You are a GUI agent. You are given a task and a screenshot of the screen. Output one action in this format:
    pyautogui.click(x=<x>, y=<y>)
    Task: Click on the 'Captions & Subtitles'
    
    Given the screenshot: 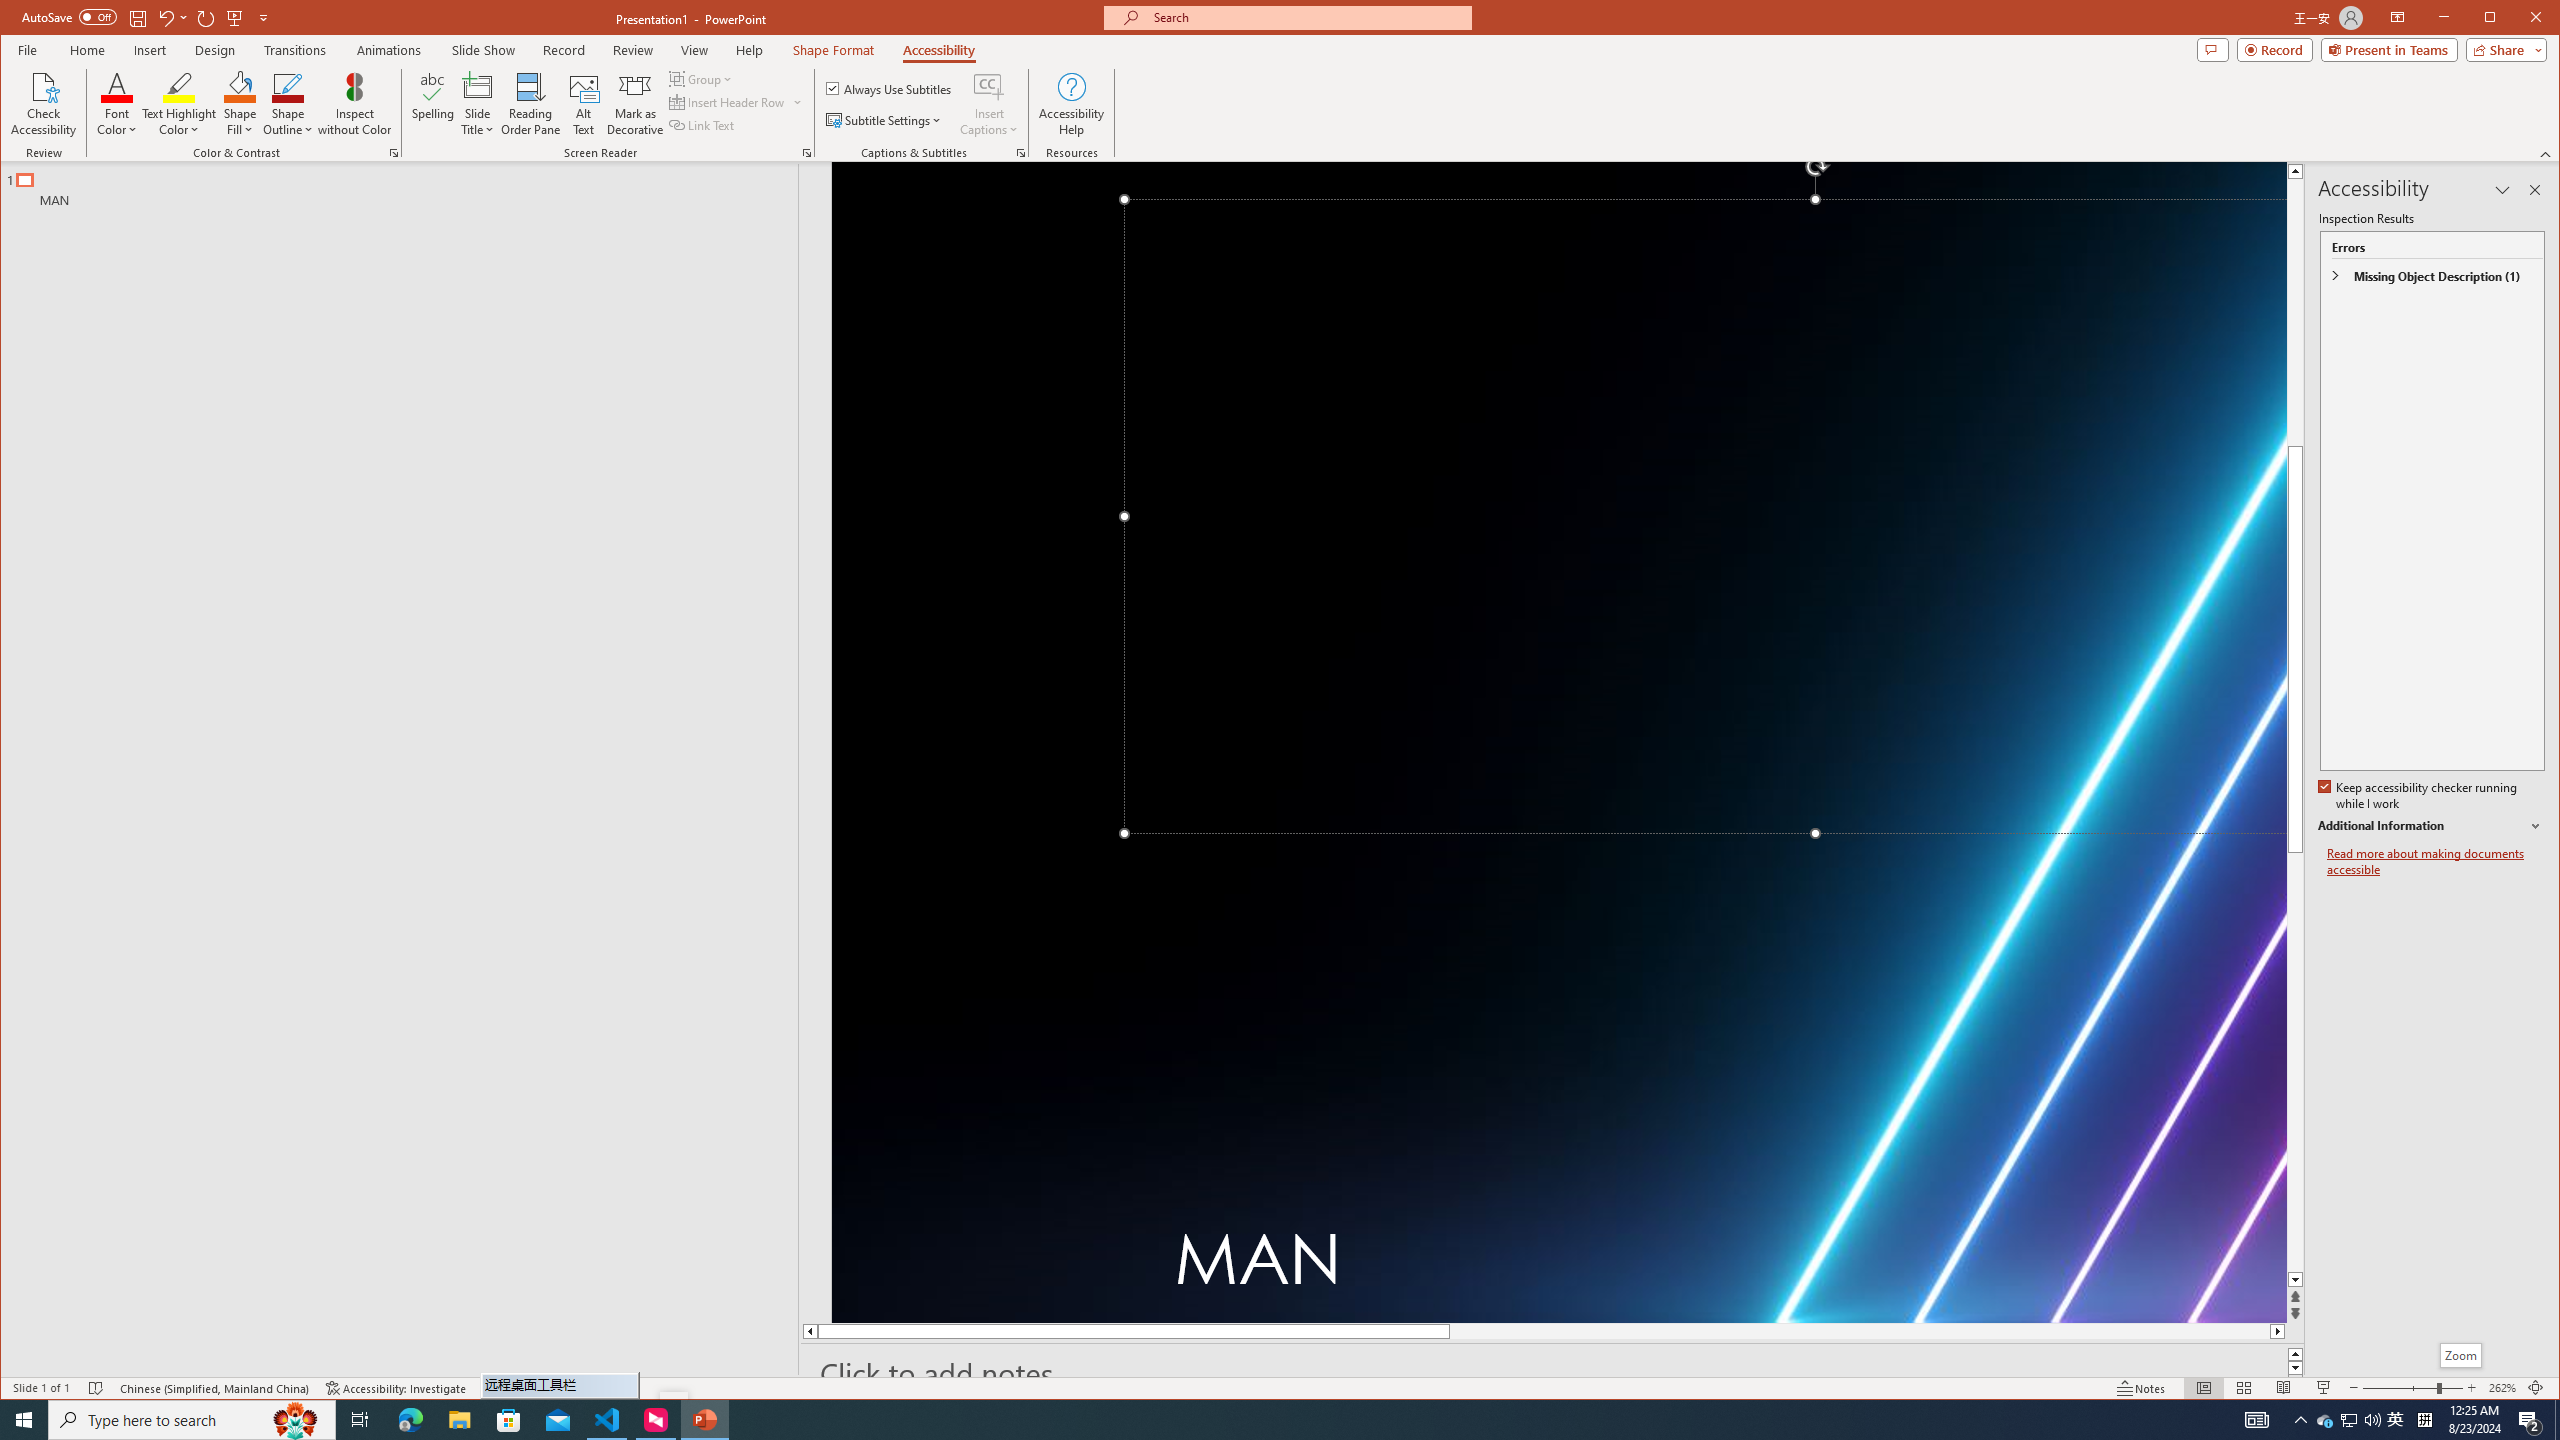 What is the action you would take?
    pyautogui.click(x=1020, y=153)
    